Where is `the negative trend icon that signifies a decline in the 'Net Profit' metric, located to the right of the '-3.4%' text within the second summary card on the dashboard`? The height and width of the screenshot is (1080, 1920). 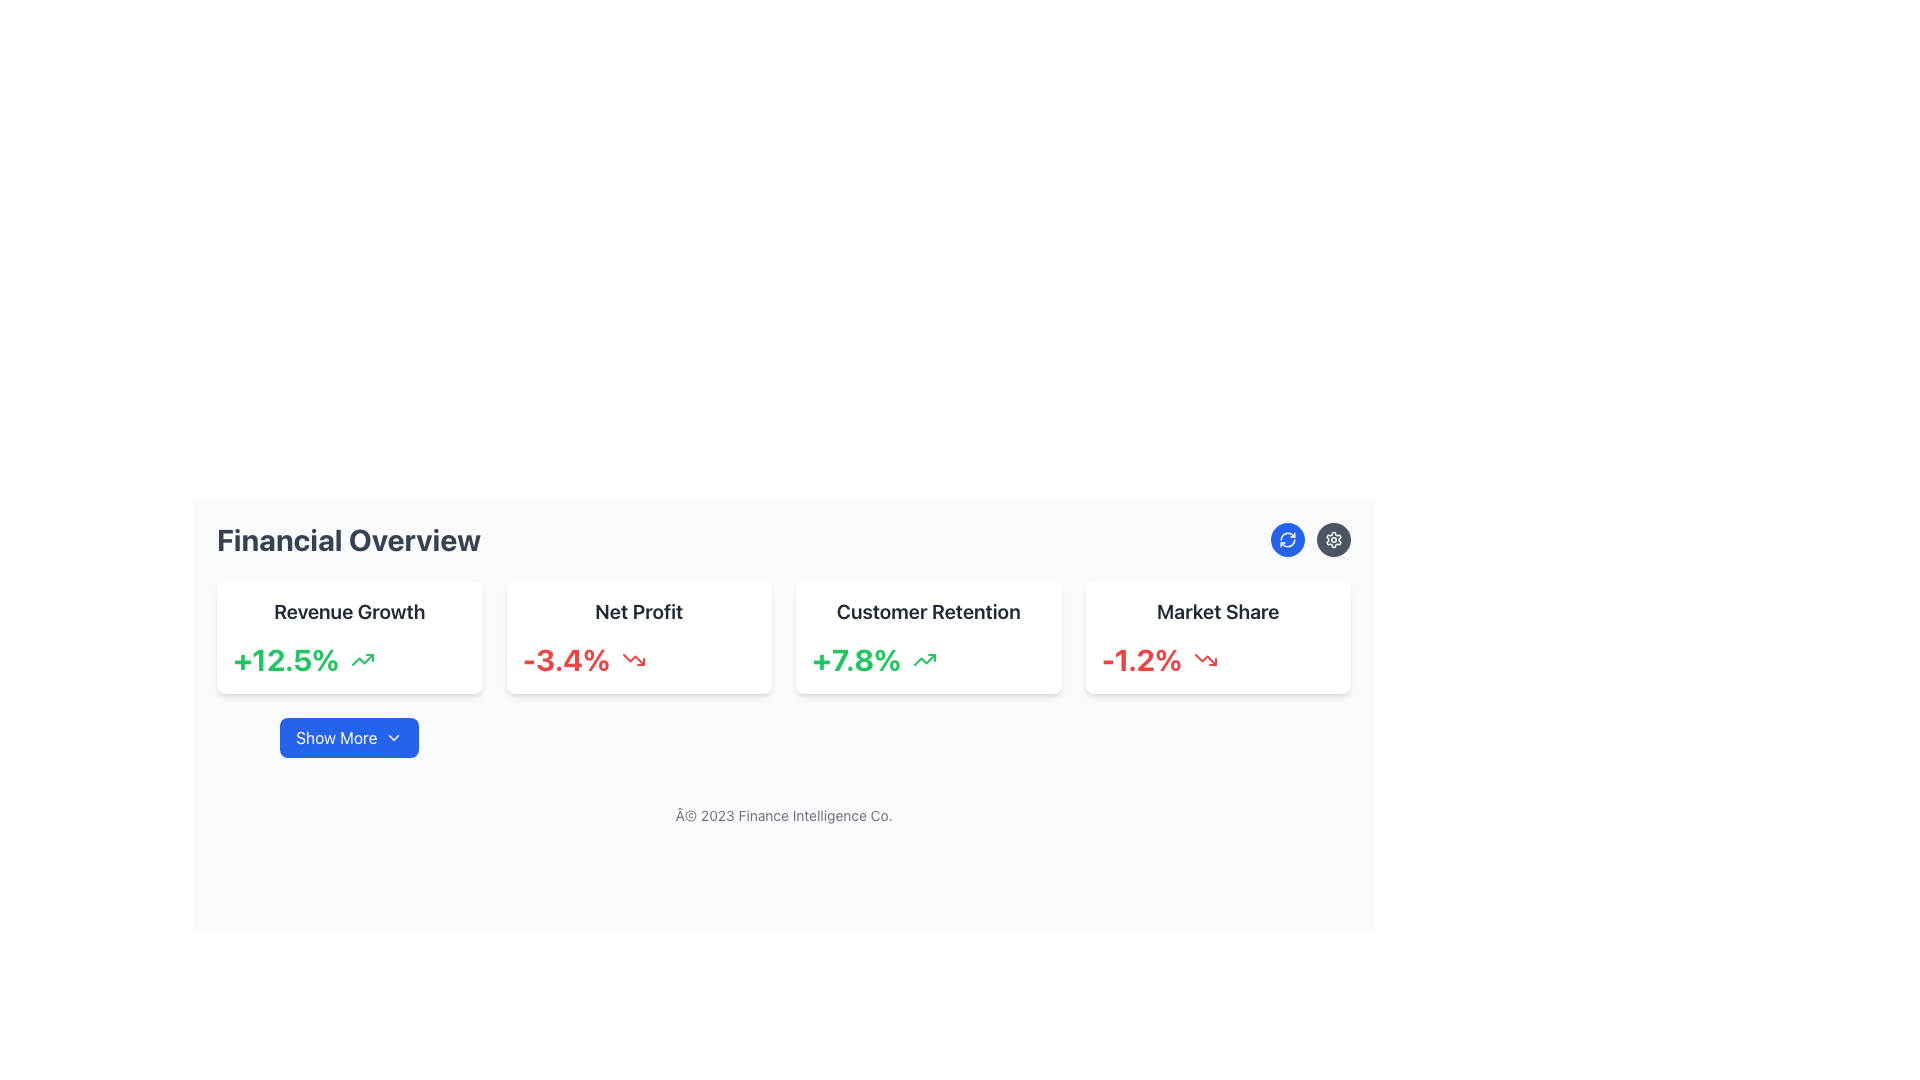
the negative trend icon that signifies a decline in the 'Net Profit' metric, located to the right of the '-3.4%' text within the second summary card on the dashboard is located at coordinates (632, 659).